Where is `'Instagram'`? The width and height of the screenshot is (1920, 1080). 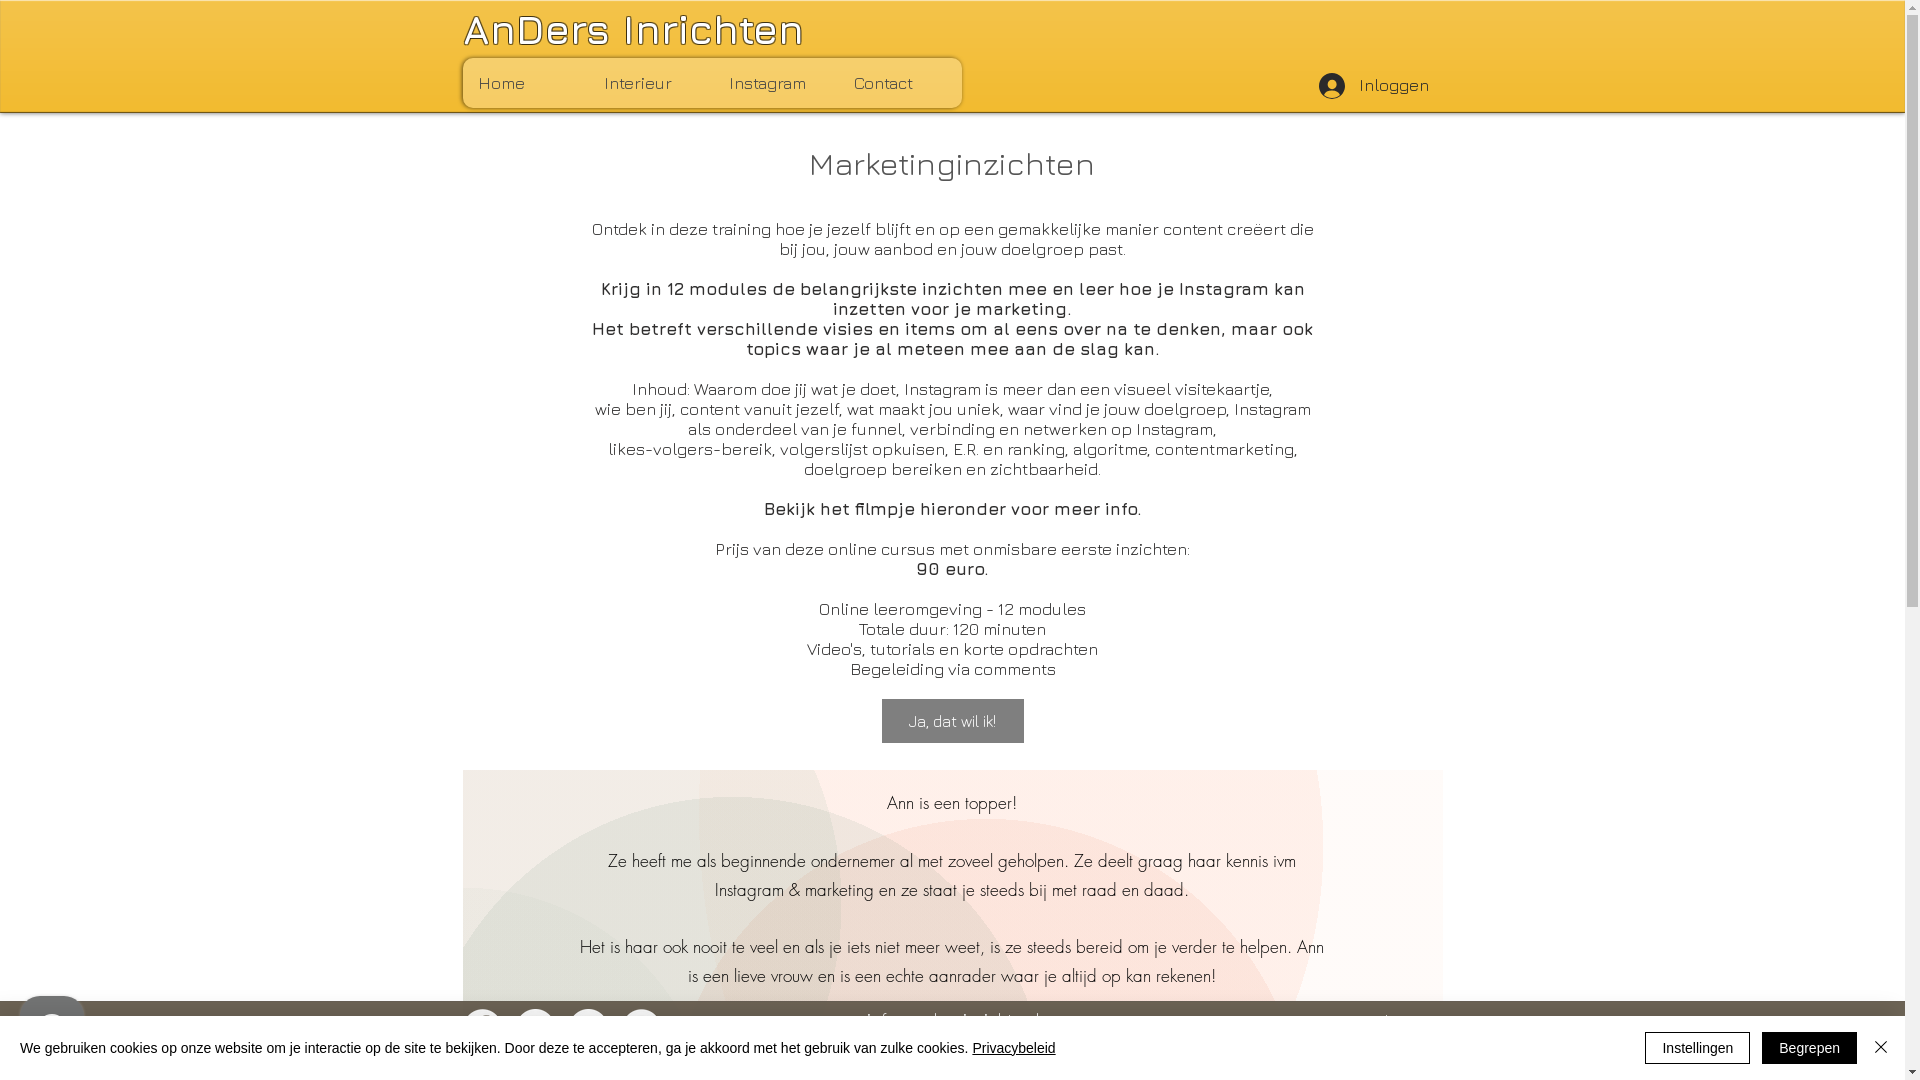 'Instagram' is located at coordinates (773, 82).